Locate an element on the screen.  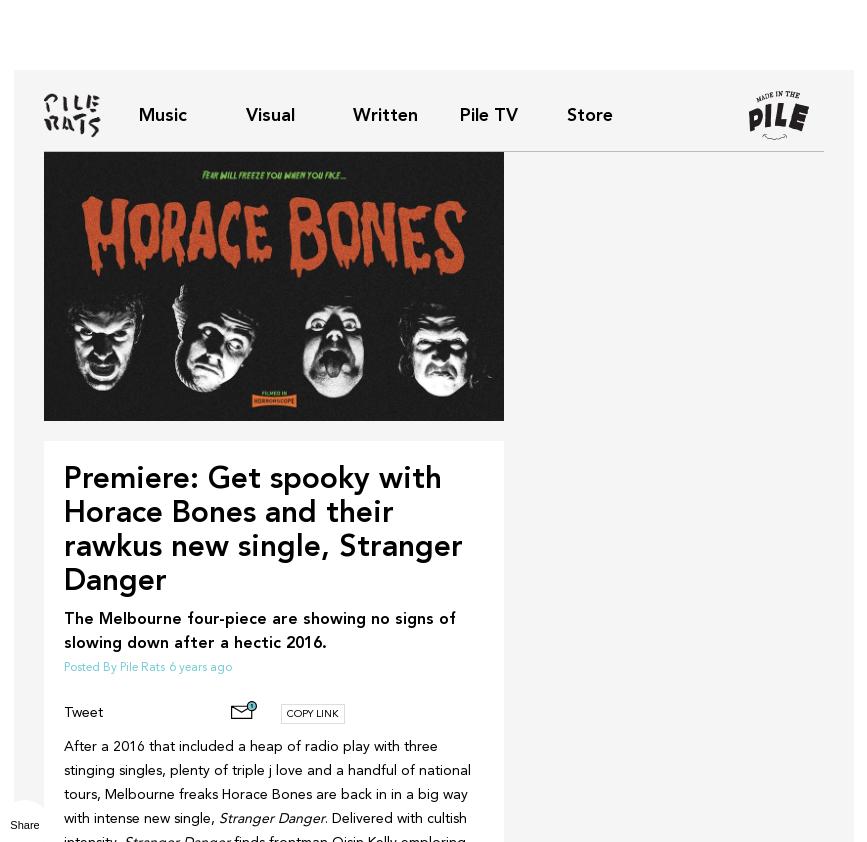
'Store' is located at coordinates (588, 113).